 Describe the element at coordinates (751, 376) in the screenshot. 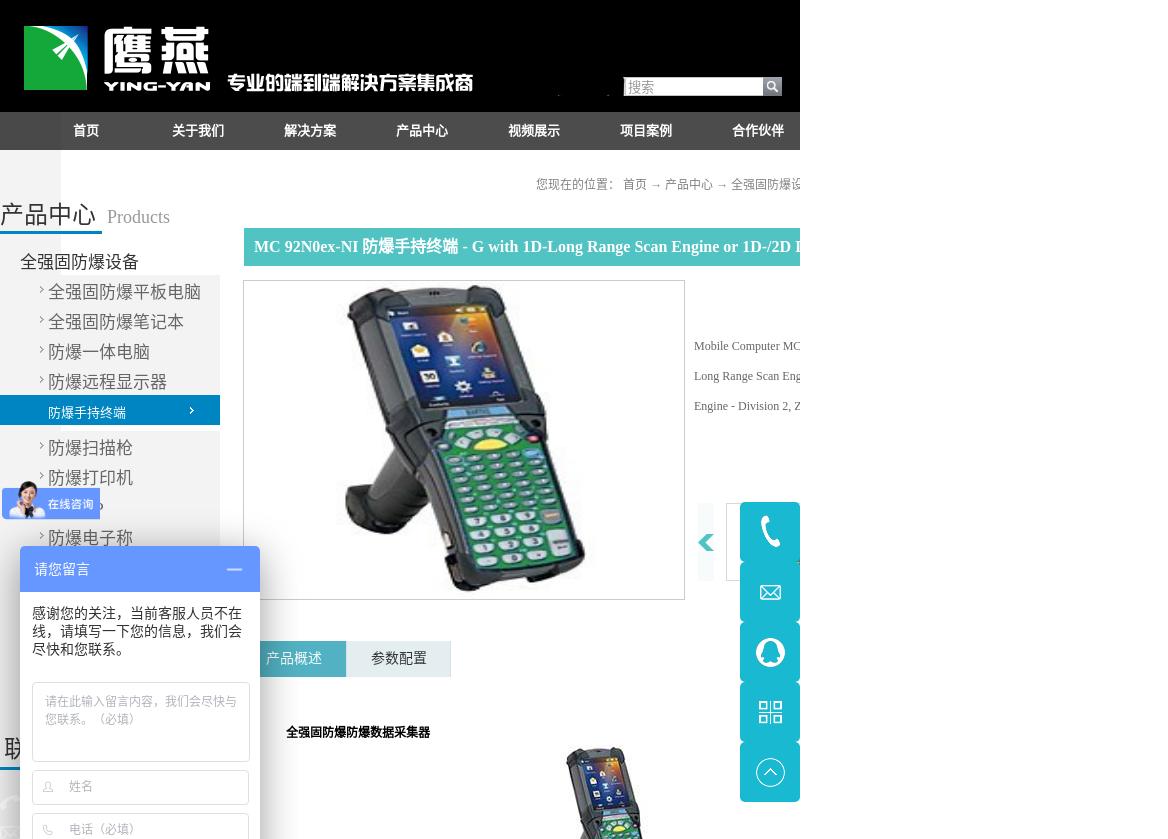

I see `'Range Scan'` at that location.